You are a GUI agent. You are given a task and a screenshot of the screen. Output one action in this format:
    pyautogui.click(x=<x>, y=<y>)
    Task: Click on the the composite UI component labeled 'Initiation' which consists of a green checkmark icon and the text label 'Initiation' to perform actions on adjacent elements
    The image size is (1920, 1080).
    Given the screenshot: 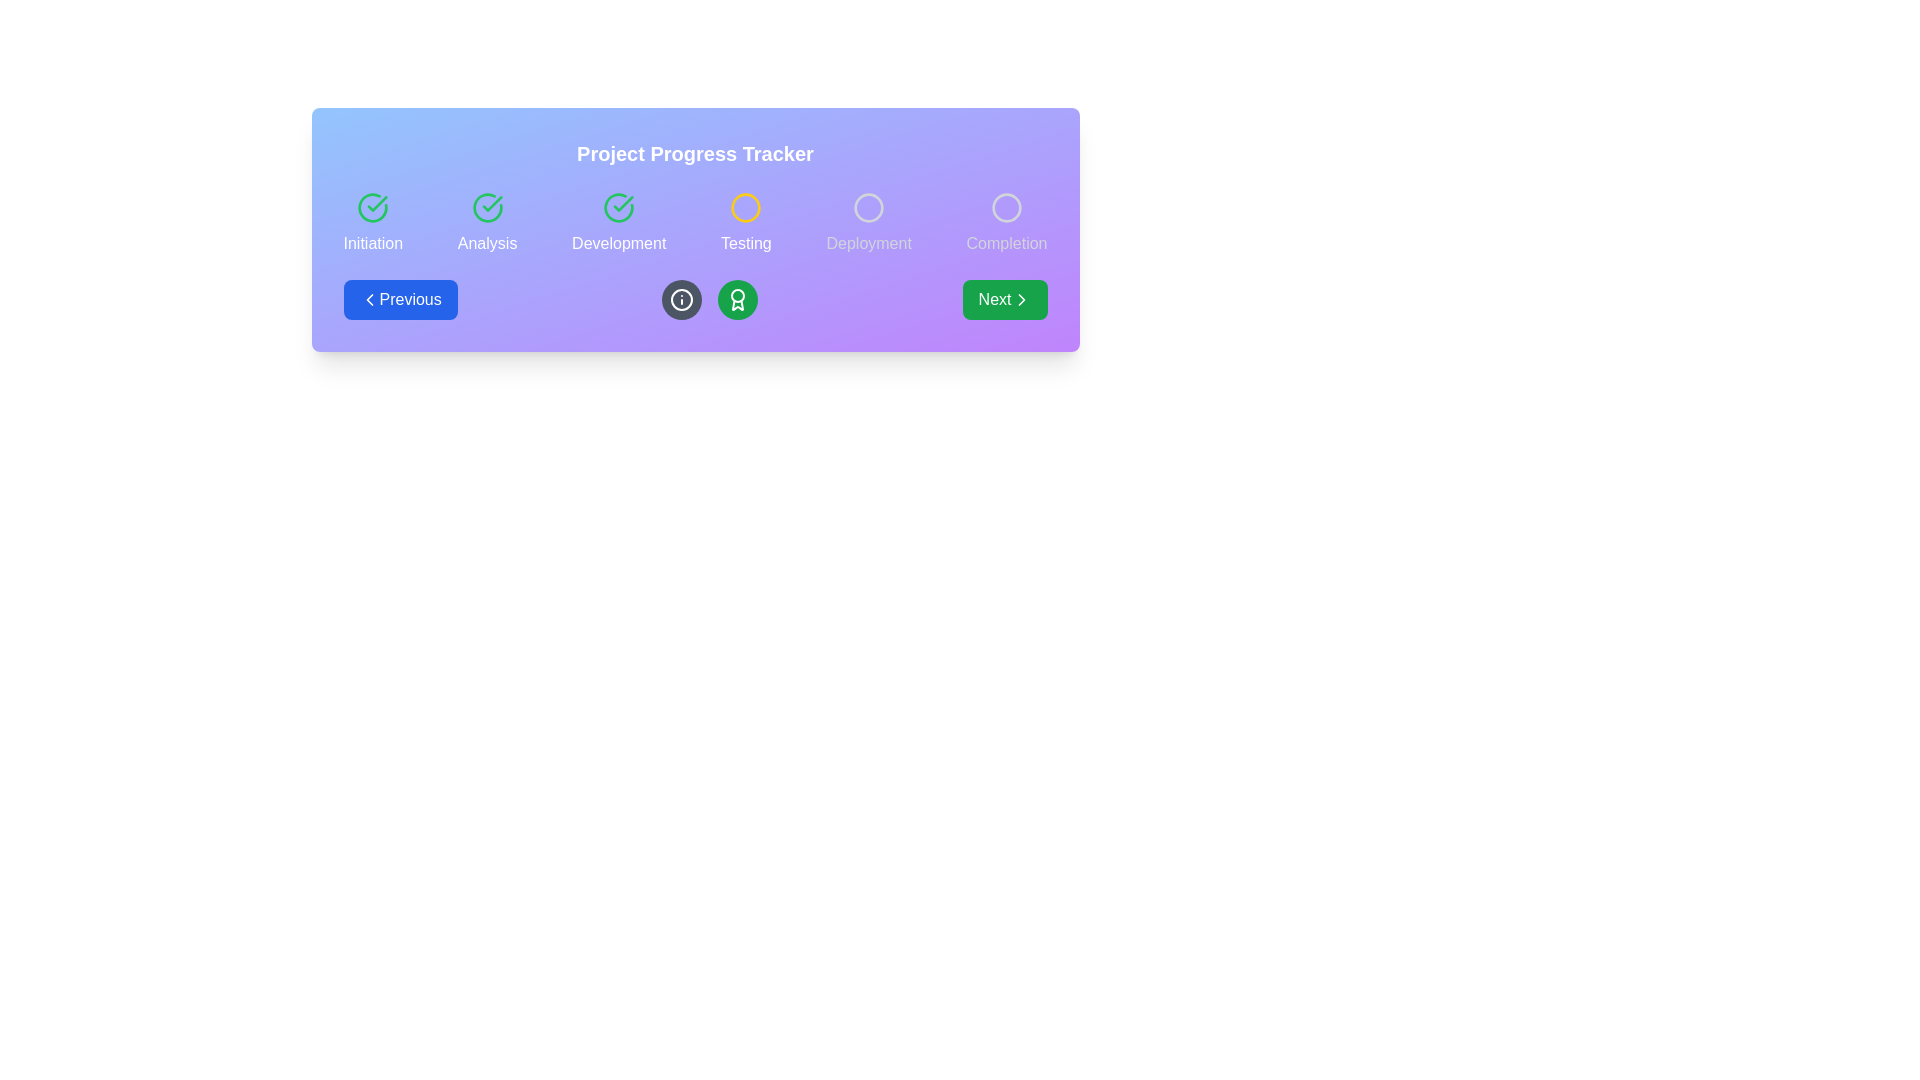 What is the action you would take?
    pyautogui.click(x=373, y=223)
    